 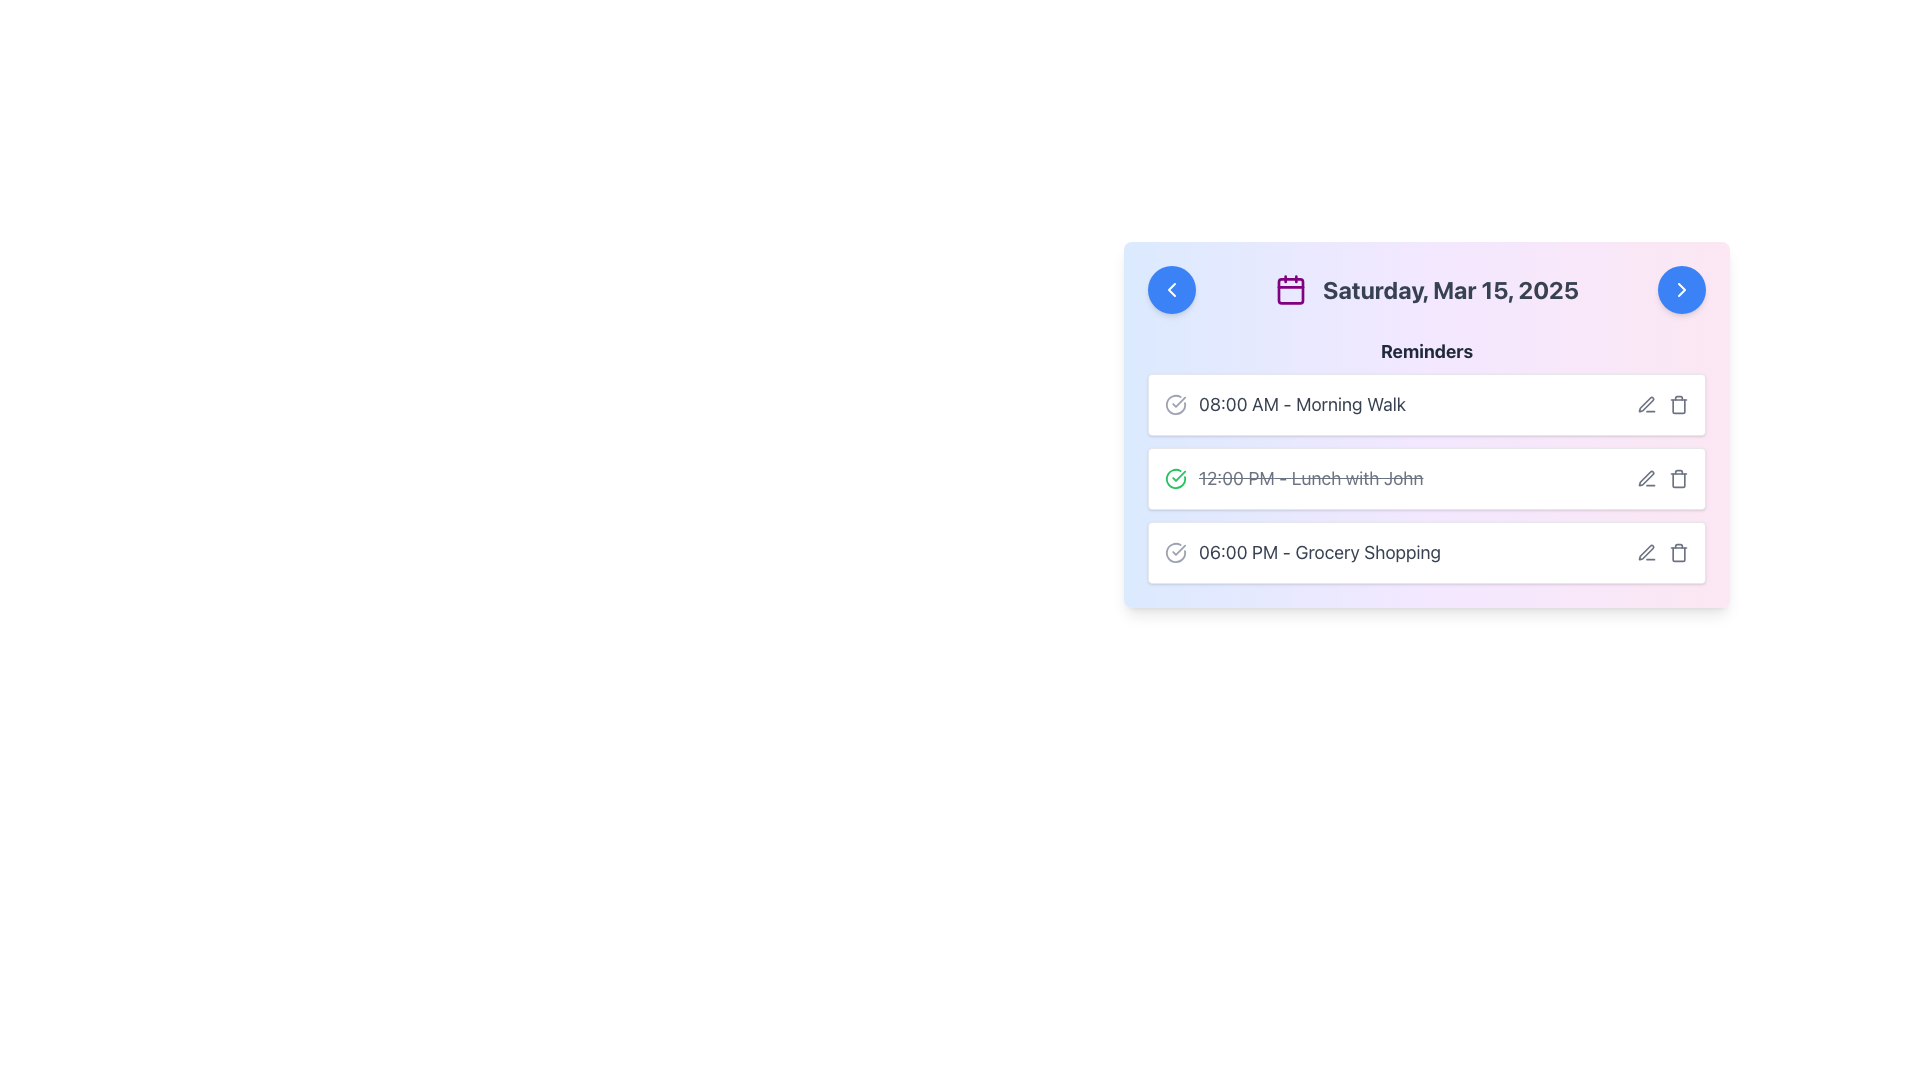 What do you see at coordinates (1176, 405) in the screenshot?
I see `the status icon at the far left of the reminder entry` at bounding box center [1176, 405].